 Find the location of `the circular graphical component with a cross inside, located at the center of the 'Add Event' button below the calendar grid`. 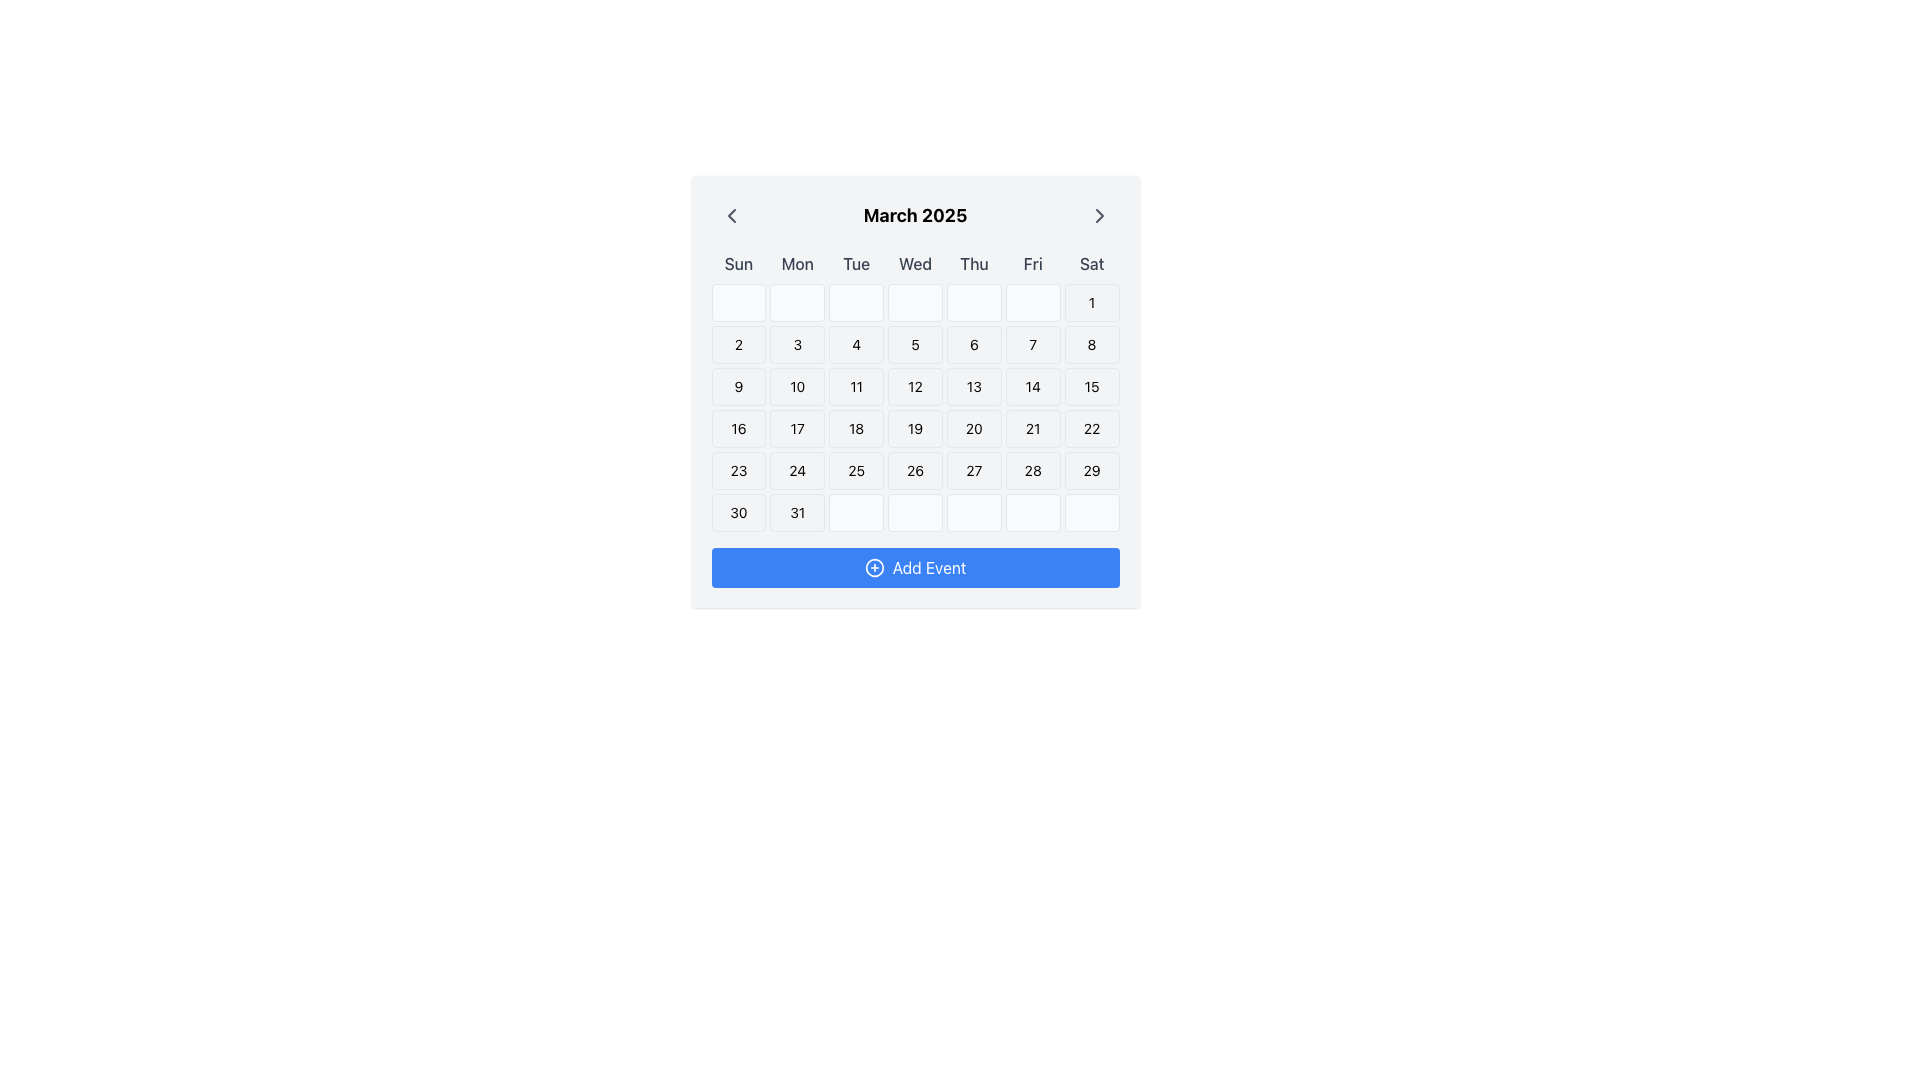

the circular graphical component with a cross inside, located at the center of the 'Add Event' button below the calendar grid is located at coordinates (874, 567).